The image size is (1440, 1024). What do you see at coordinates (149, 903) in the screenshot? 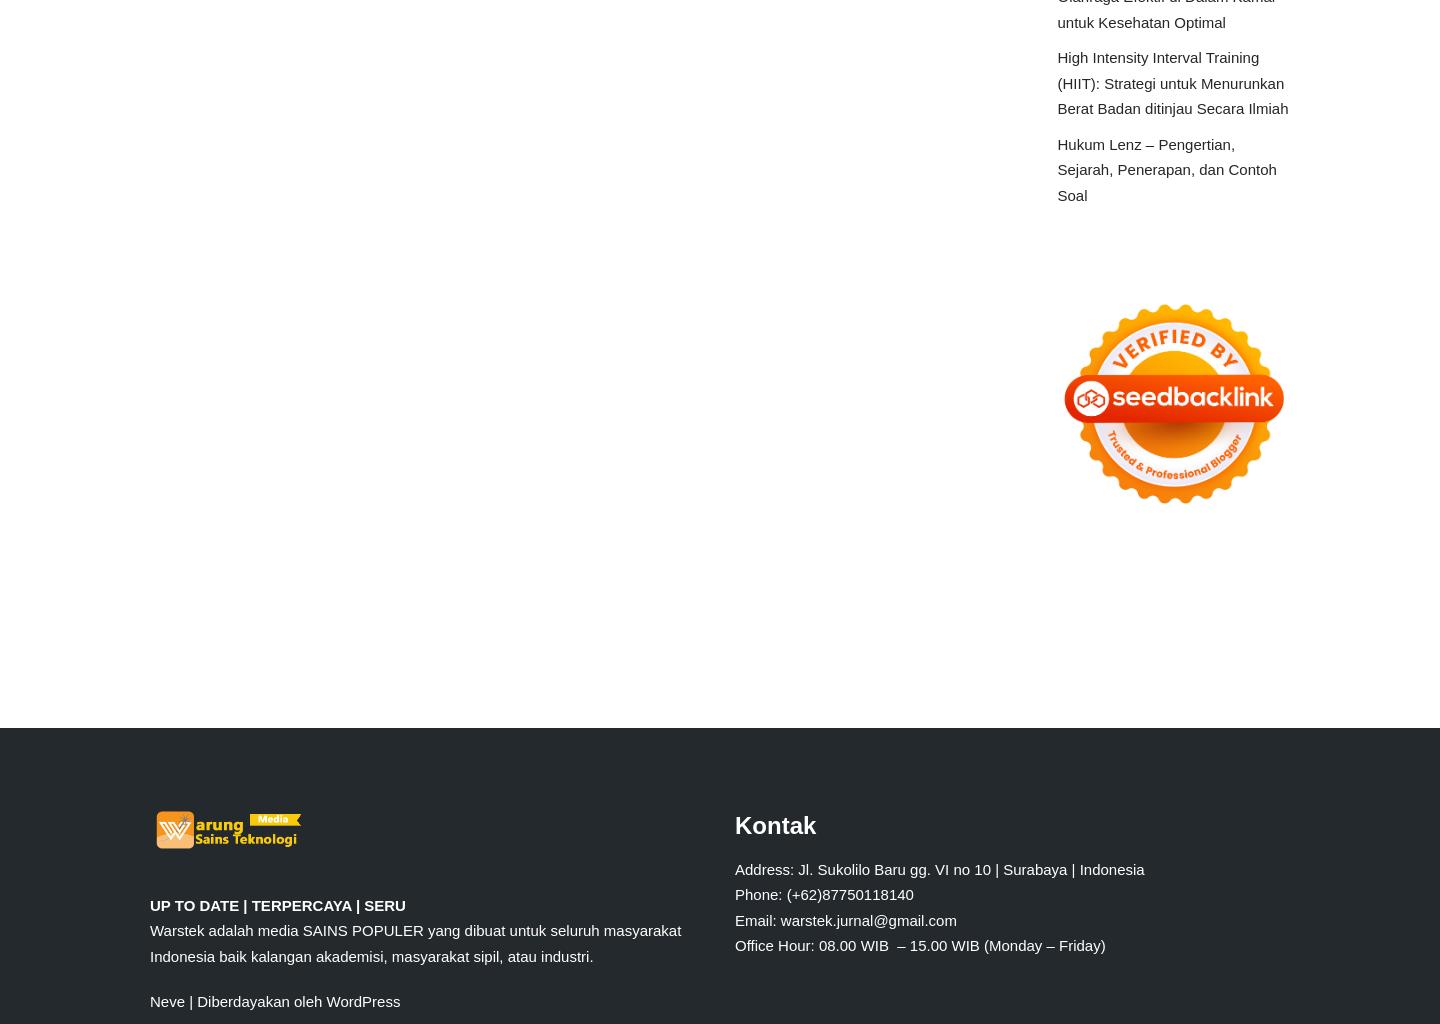
I see `'UP TO DATE | TERPERCAYA | SERU'` at bounding box center [149, 903].